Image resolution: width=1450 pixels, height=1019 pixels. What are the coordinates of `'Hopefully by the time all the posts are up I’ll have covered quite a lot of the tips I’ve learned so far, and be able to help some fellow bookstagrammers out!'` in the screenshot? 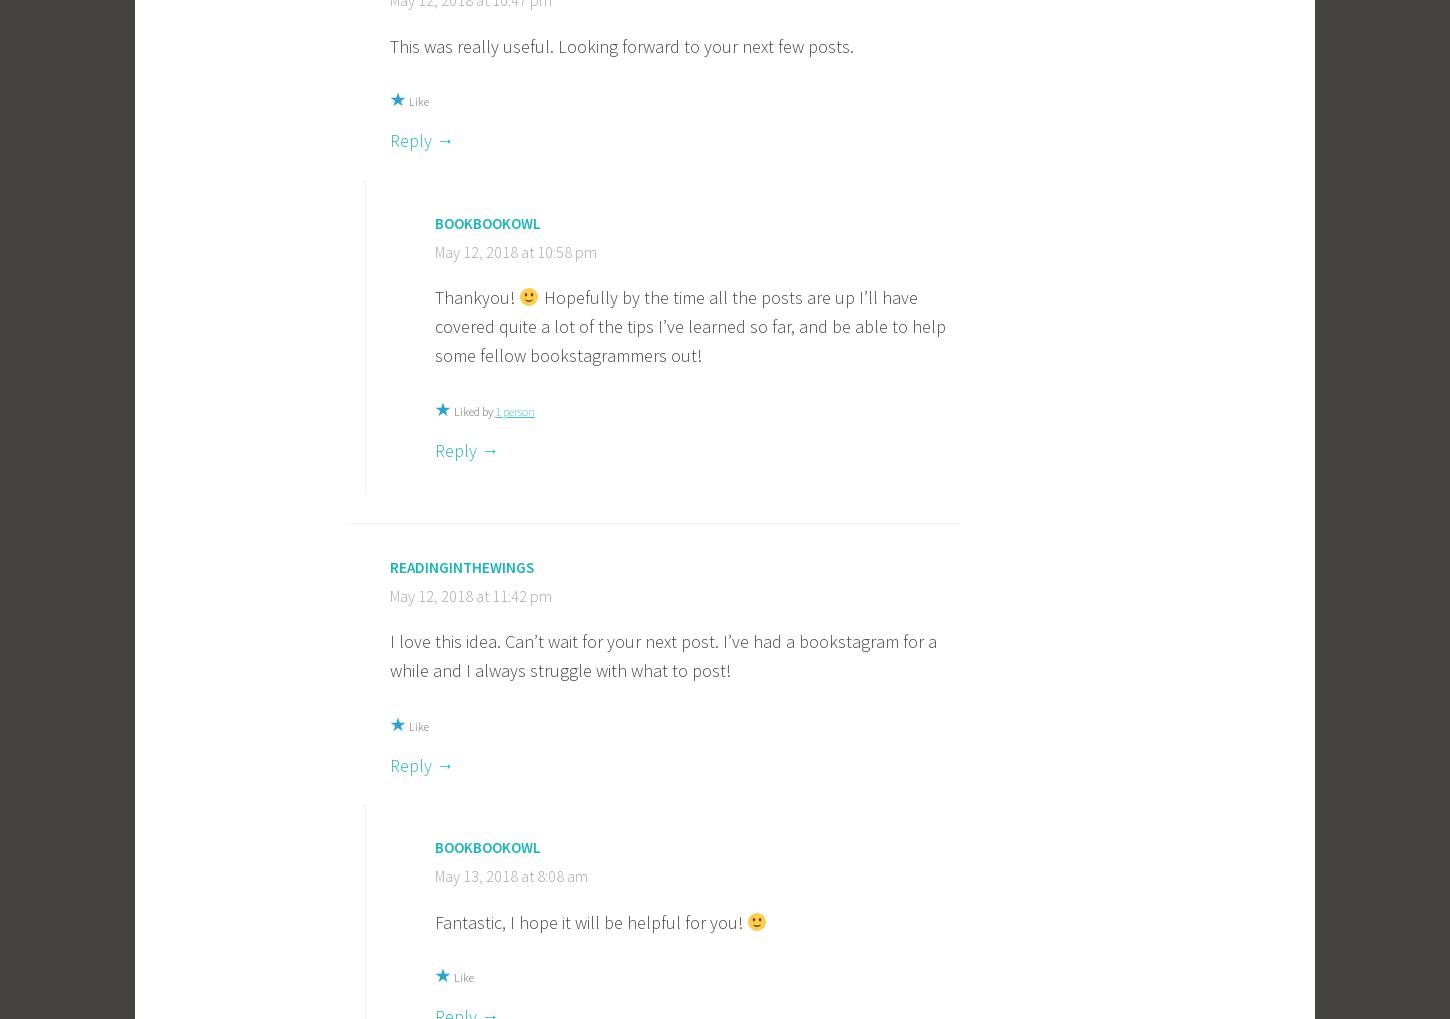 It's located at (689, 325).